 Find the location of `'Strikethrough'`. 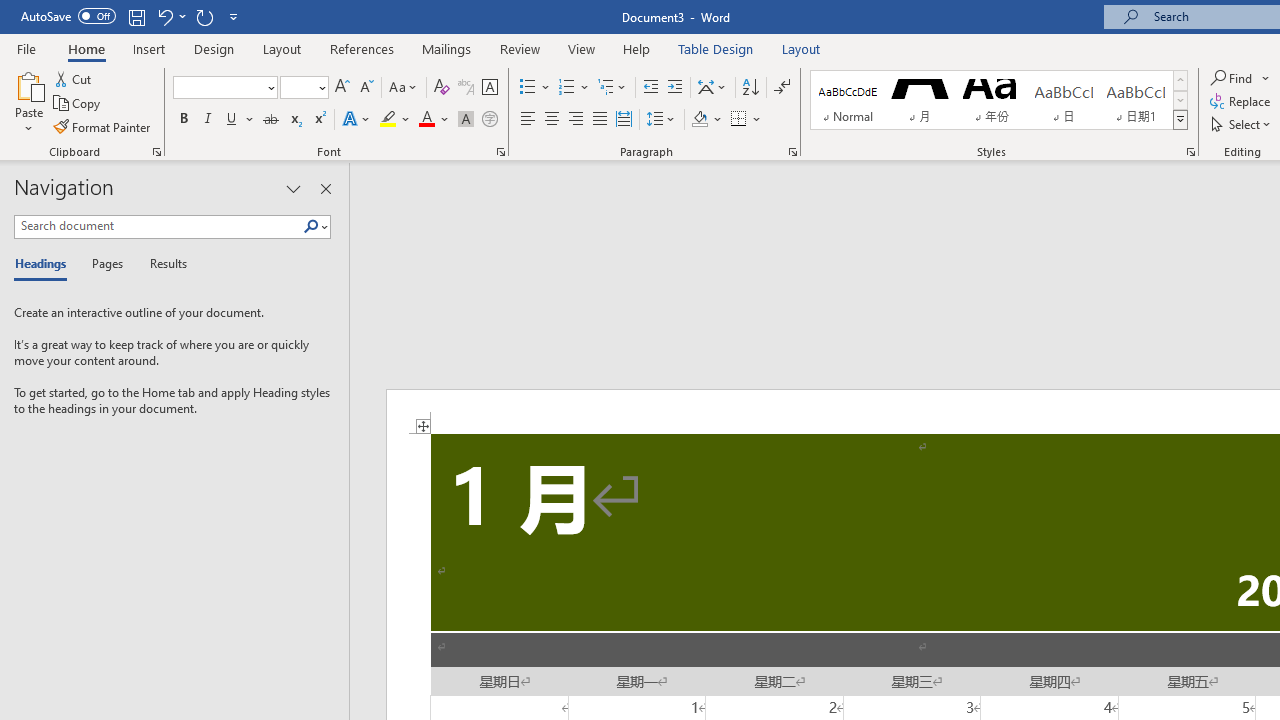

'Strikethrough' is located at coordinates (269, 119).